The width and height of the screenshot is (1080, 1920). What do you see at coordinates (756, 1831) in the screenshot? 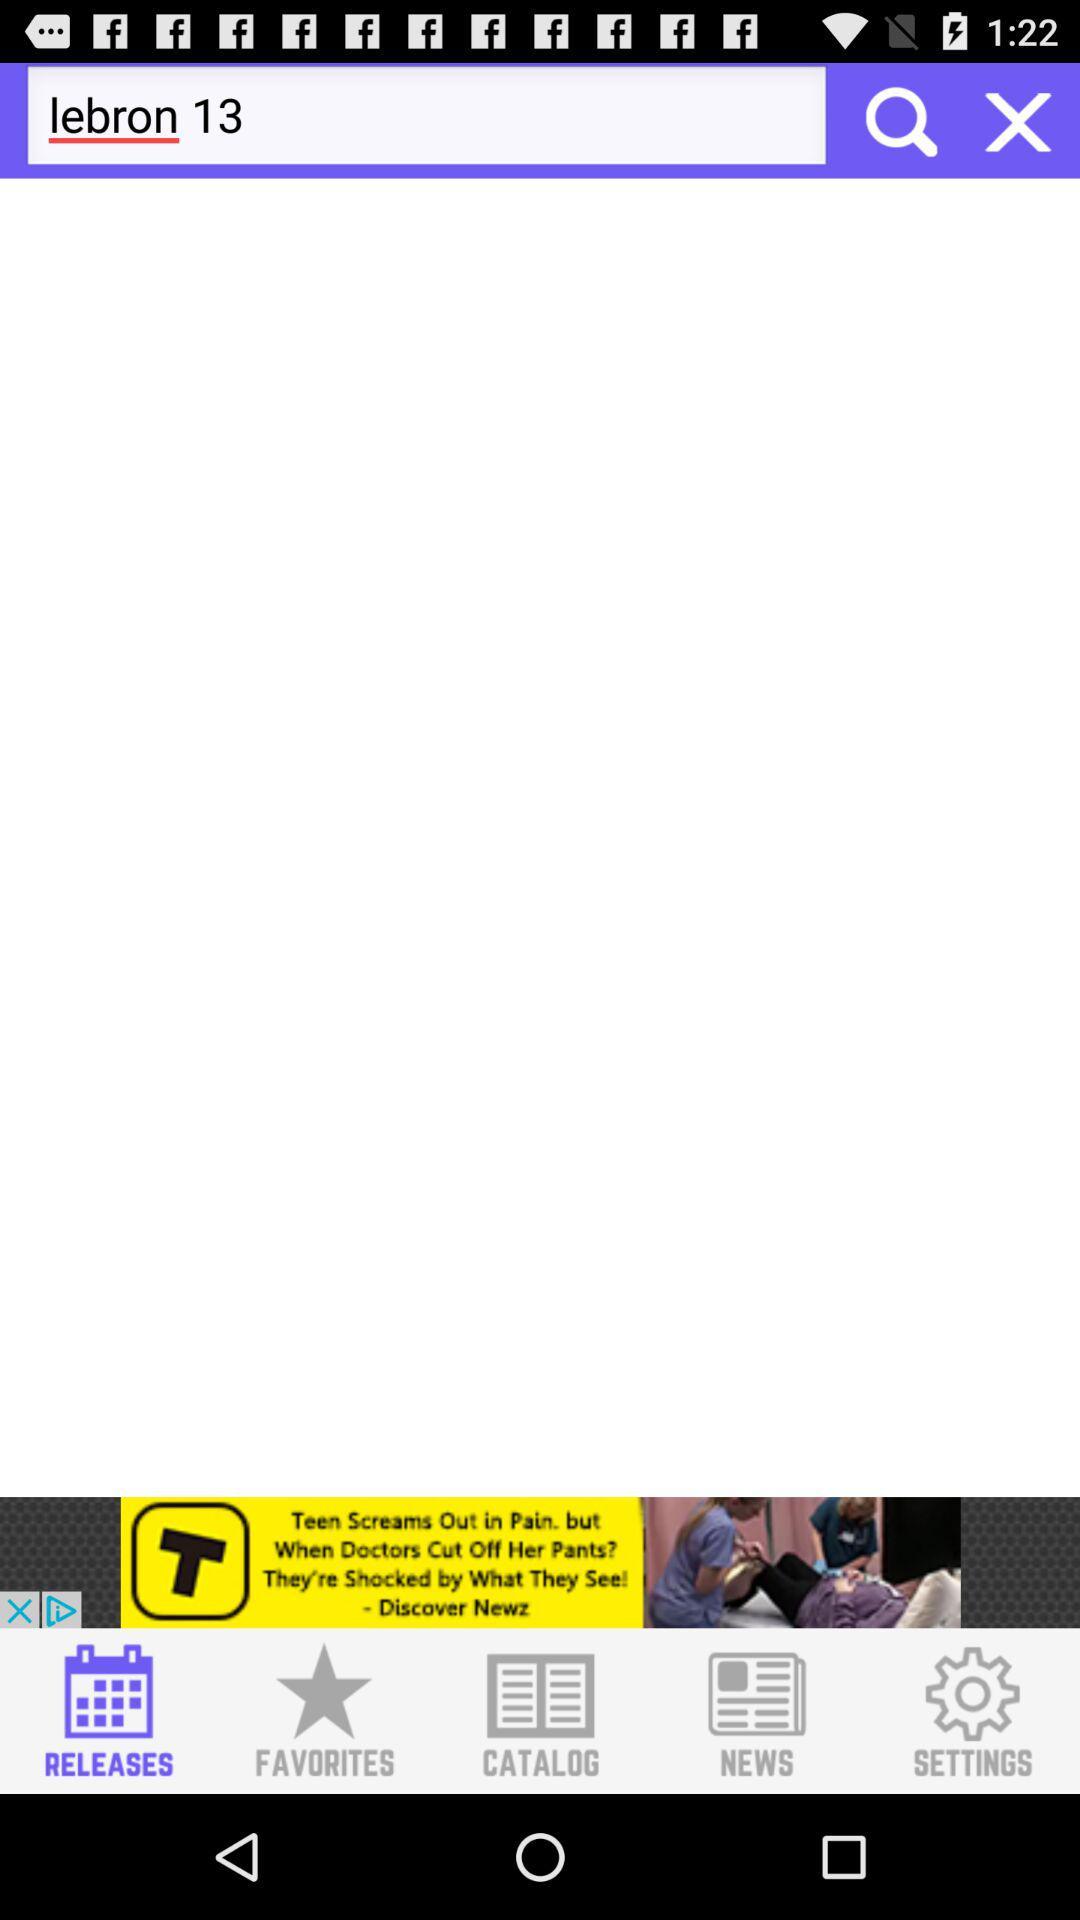
I see `the list icon` at bounding box center [756, 1831].